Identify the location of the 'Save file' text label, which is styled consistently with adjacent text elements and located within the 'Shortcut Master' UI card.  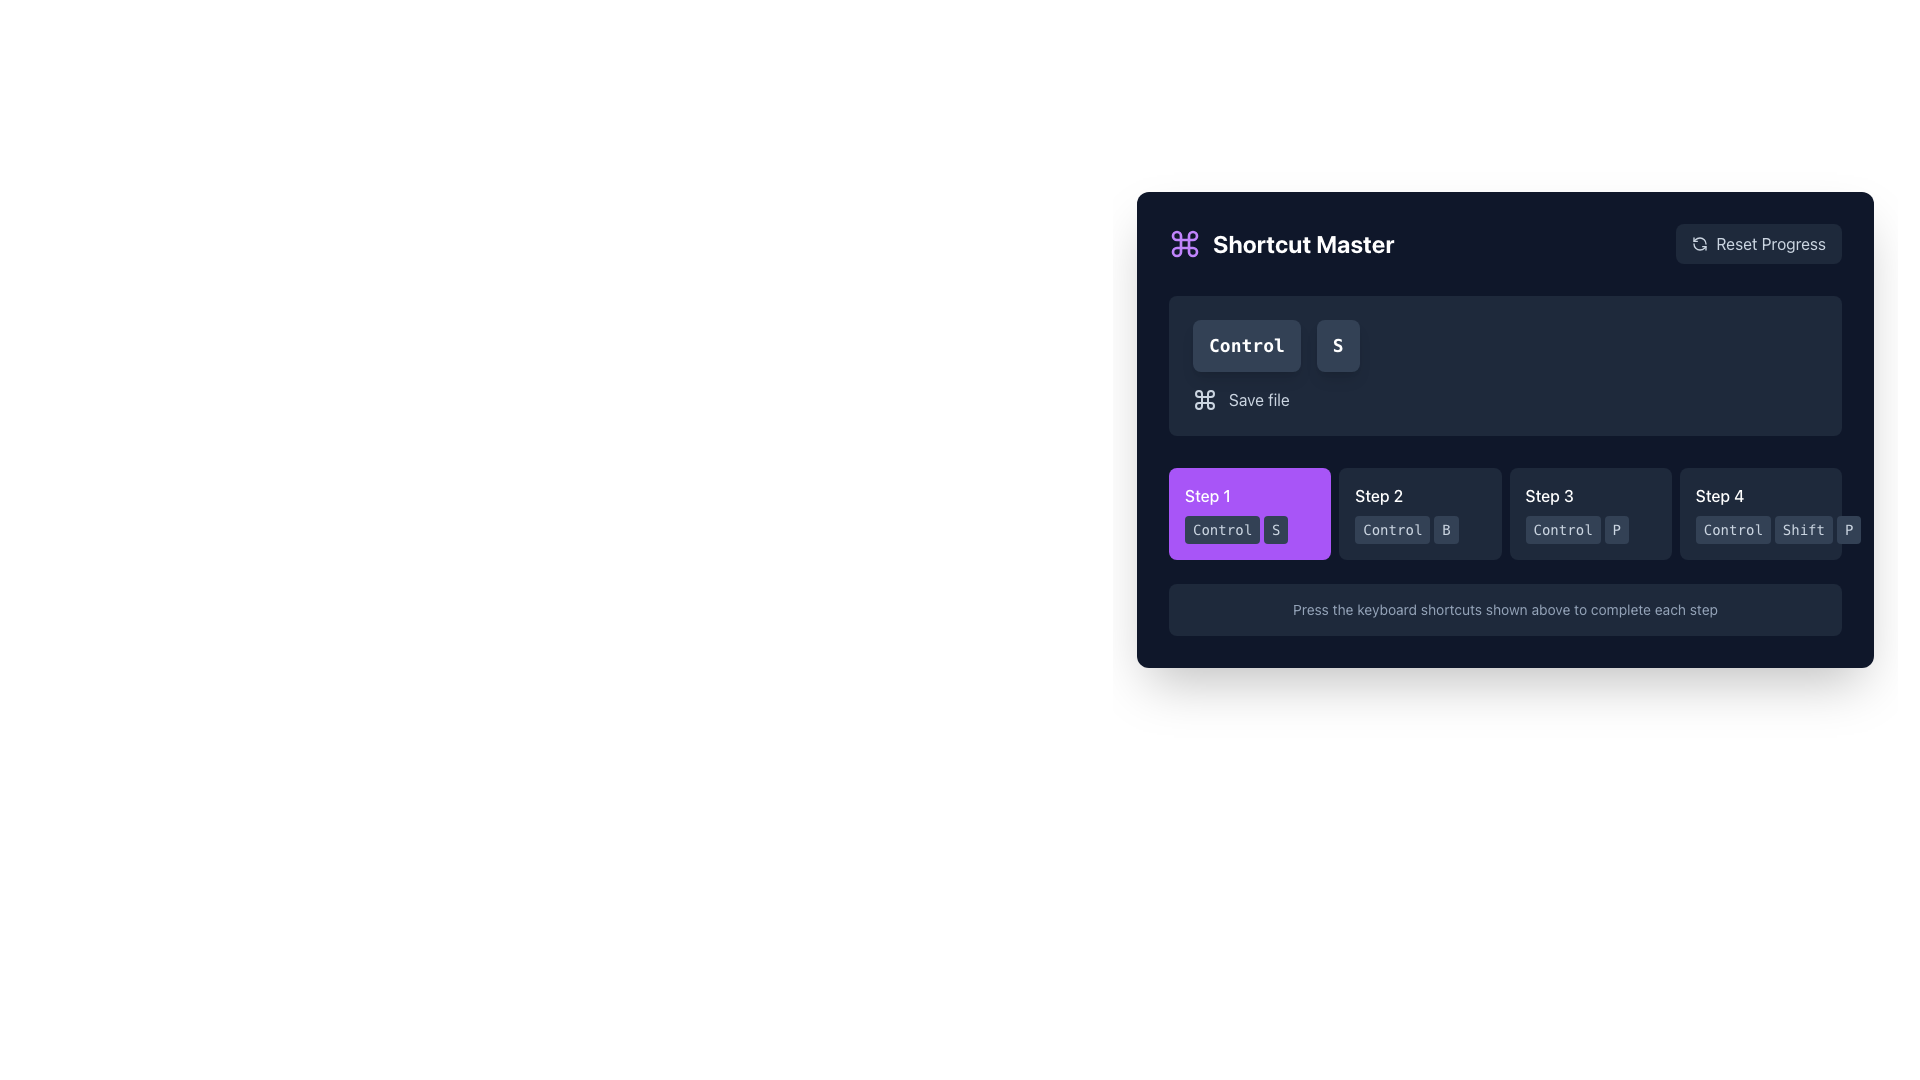
(1258, 400).